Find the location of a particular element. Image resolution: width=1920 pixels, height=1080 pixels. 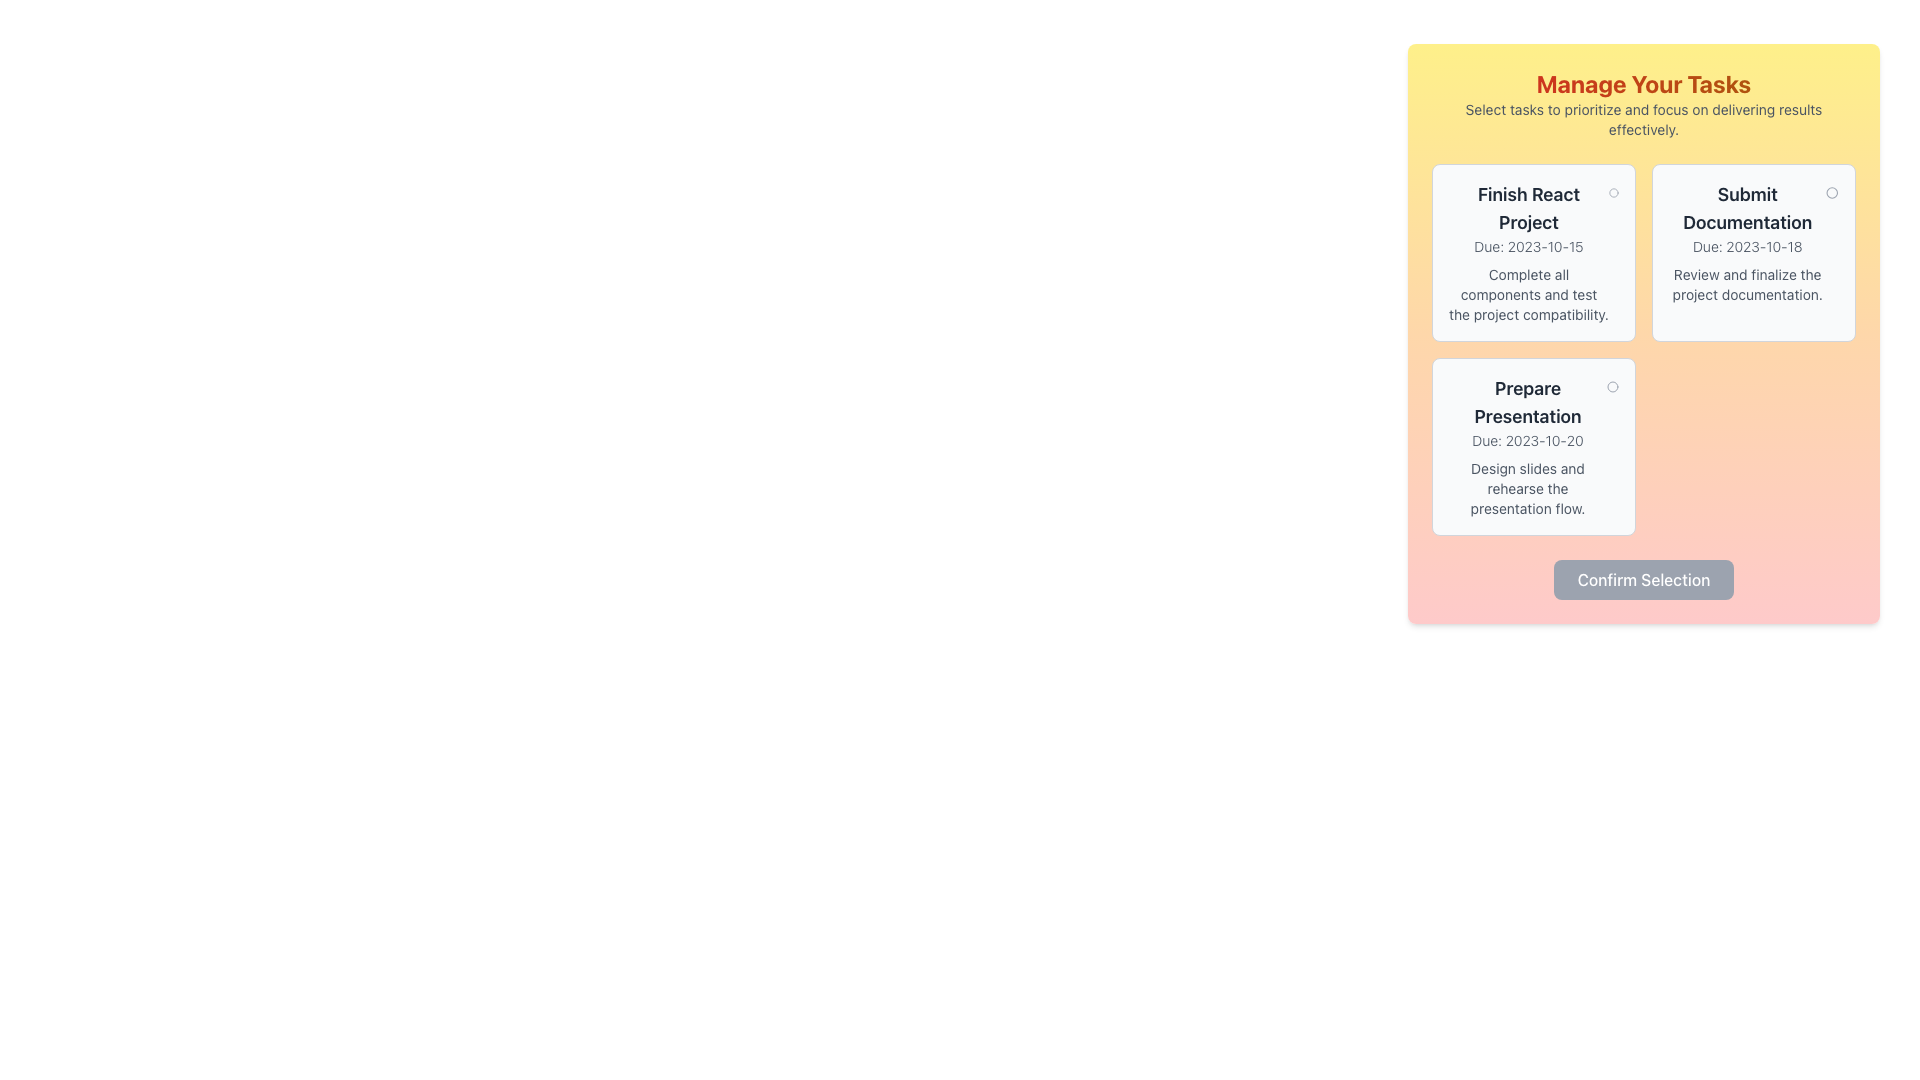

the circular interactive marker located in the top-right corner of the 'Prepare Presentation' interactive card is located at coordinates (1533, 446).